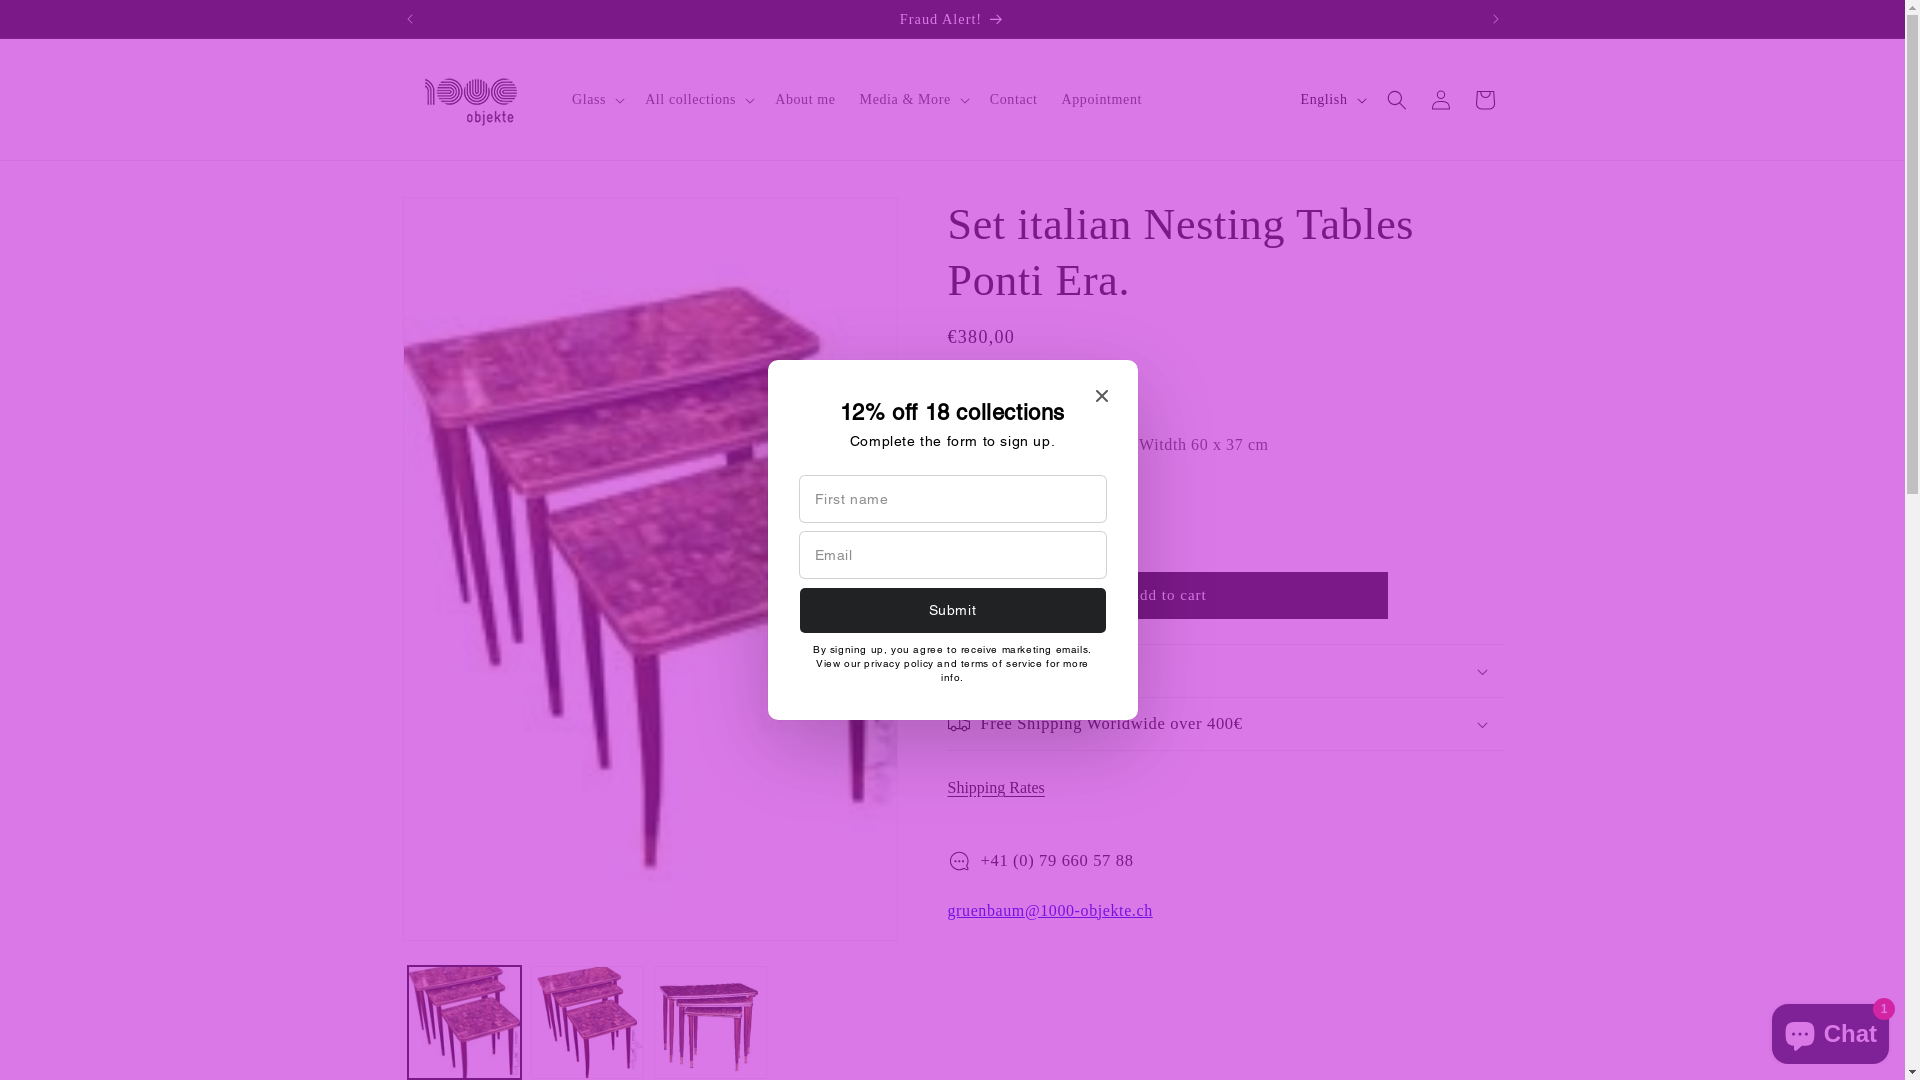 This screenshot has height=1080, width=1920. What do you see at coordinates (978, 100) in the screenshot?
I see `'Contact'` at bounding box center [978, 100].